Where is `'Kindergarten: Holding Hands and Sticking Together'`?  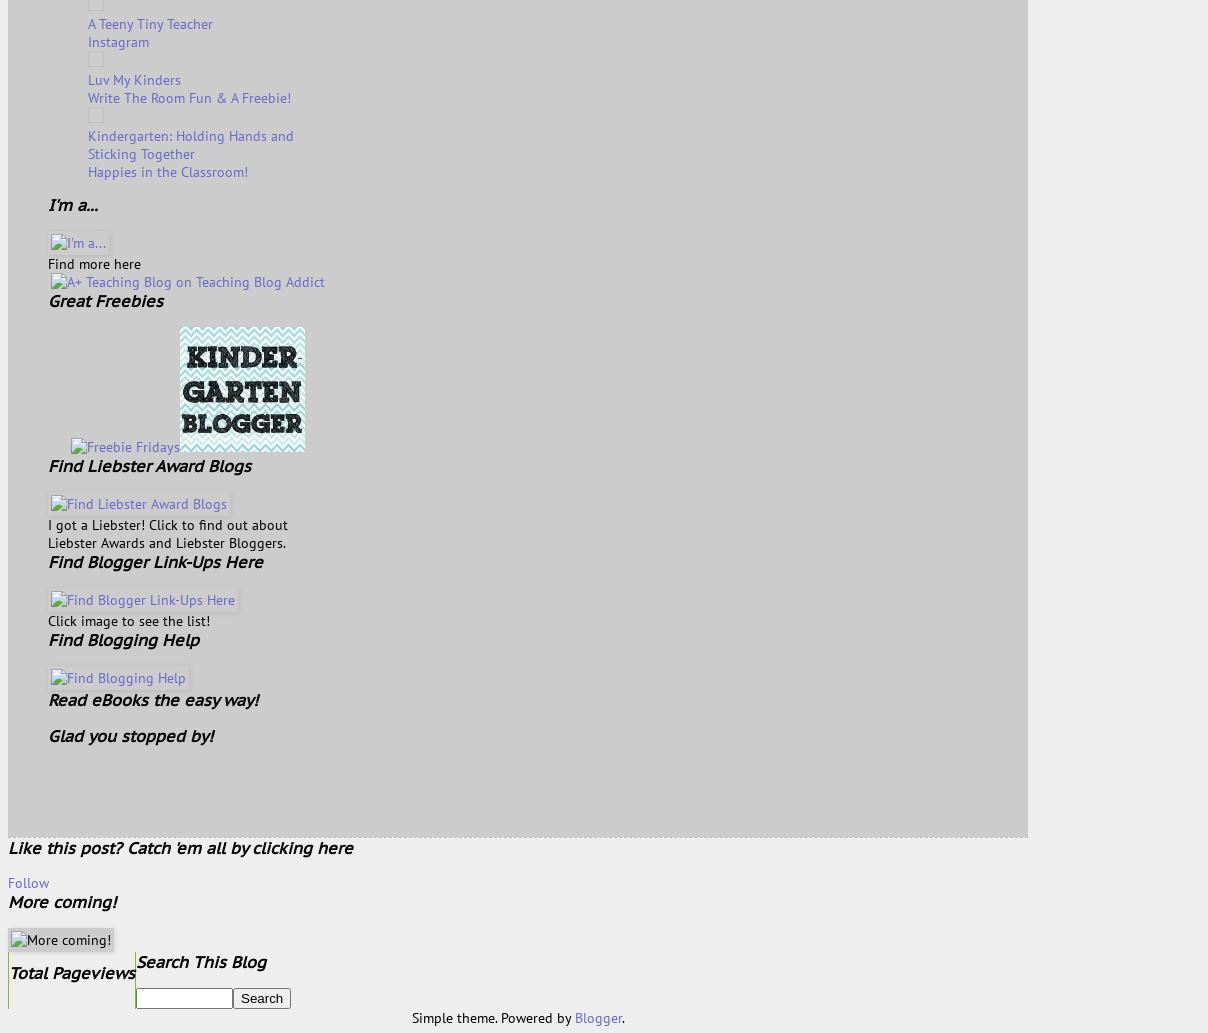
'Kindergarten: Holding Hands and Sticking Together' is located at coordinates (190, 145).